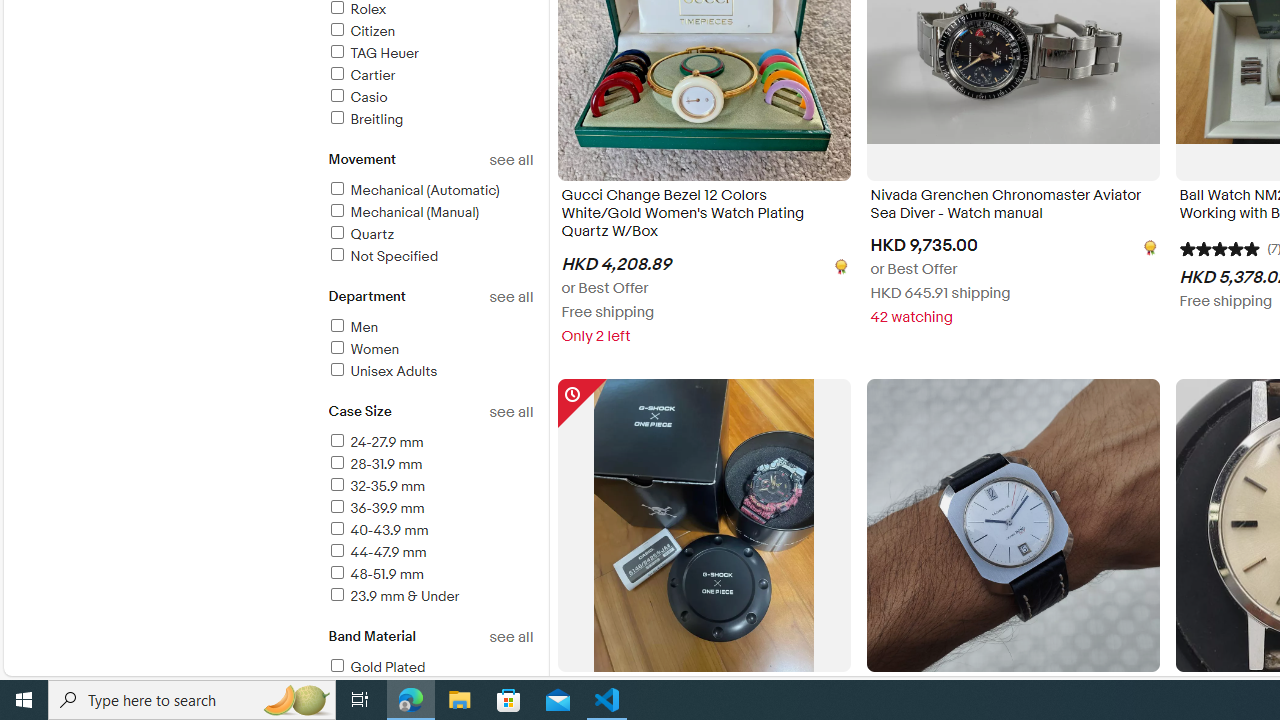  I want to click on '48-51.9 mm', so click(429, 575).